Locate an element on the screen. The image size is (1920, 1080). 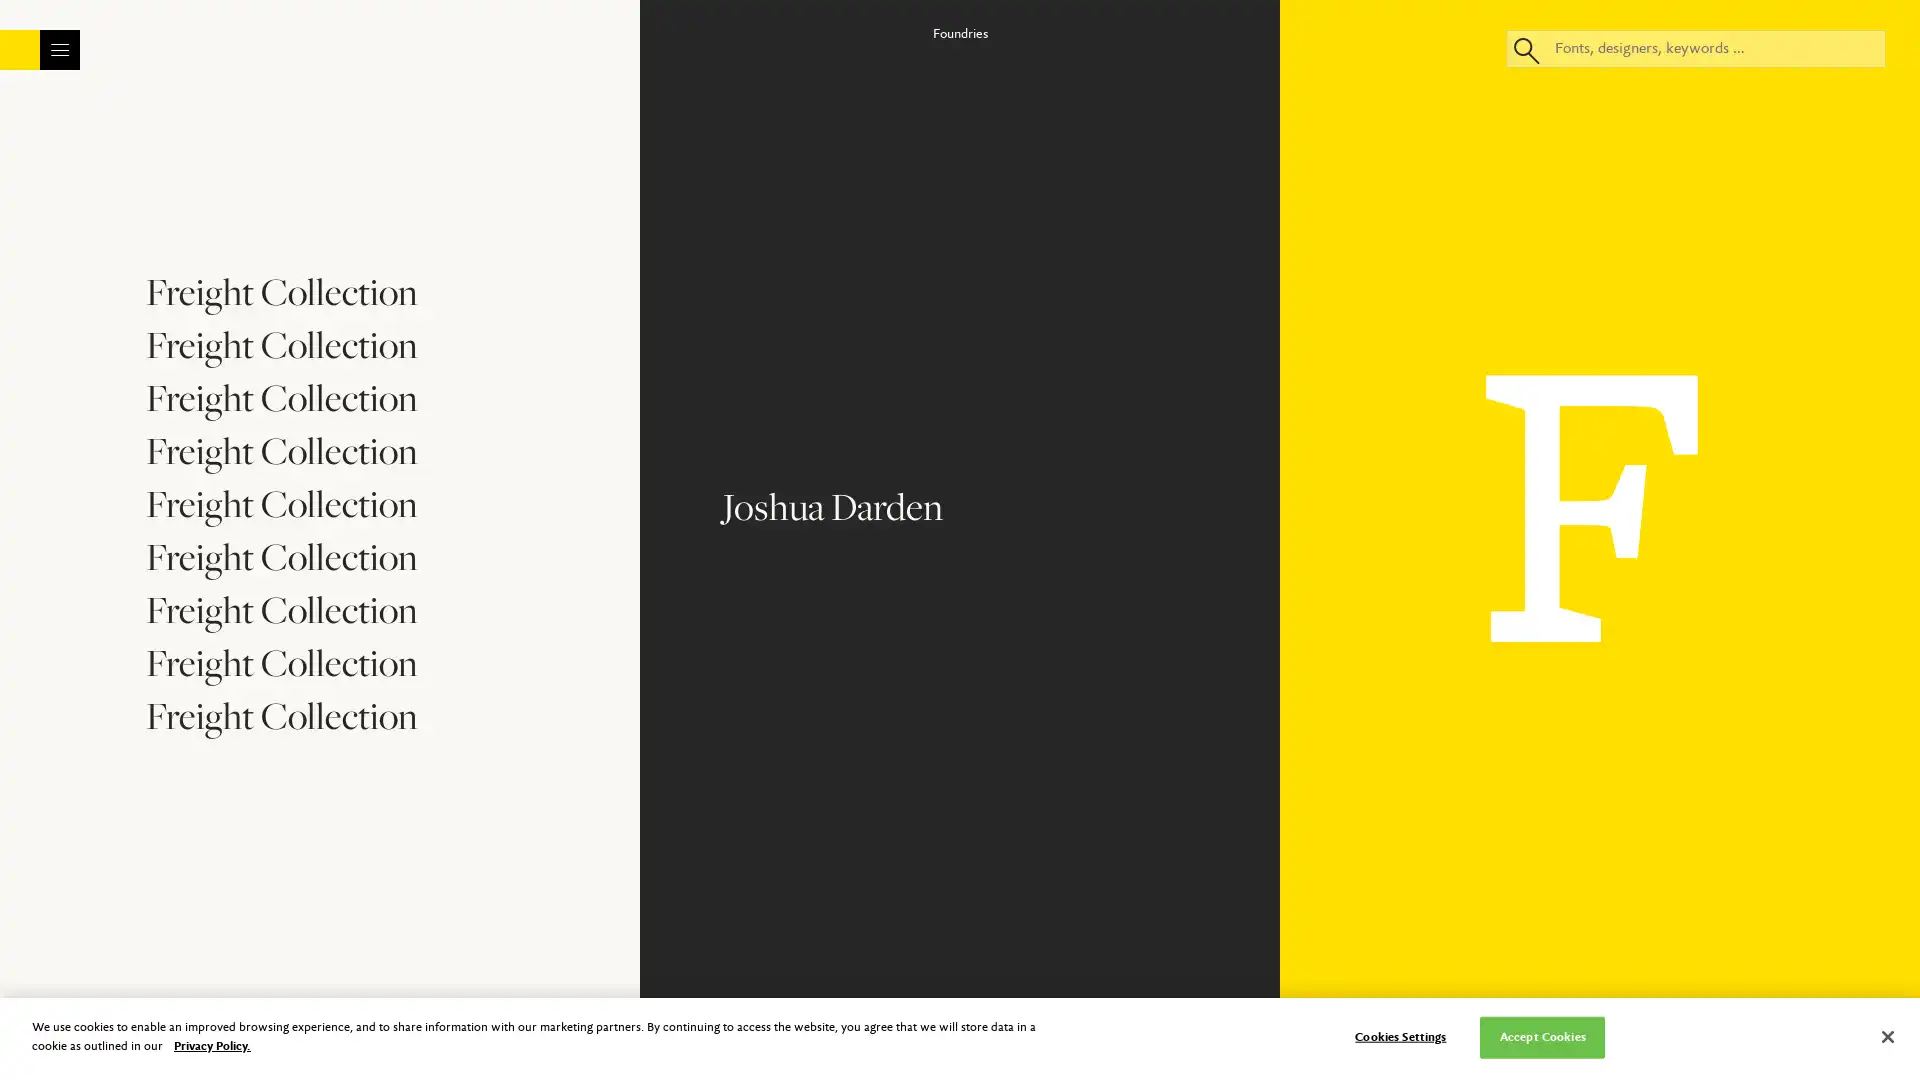
Cookies Settings is located at coordinates (1399, 1036).